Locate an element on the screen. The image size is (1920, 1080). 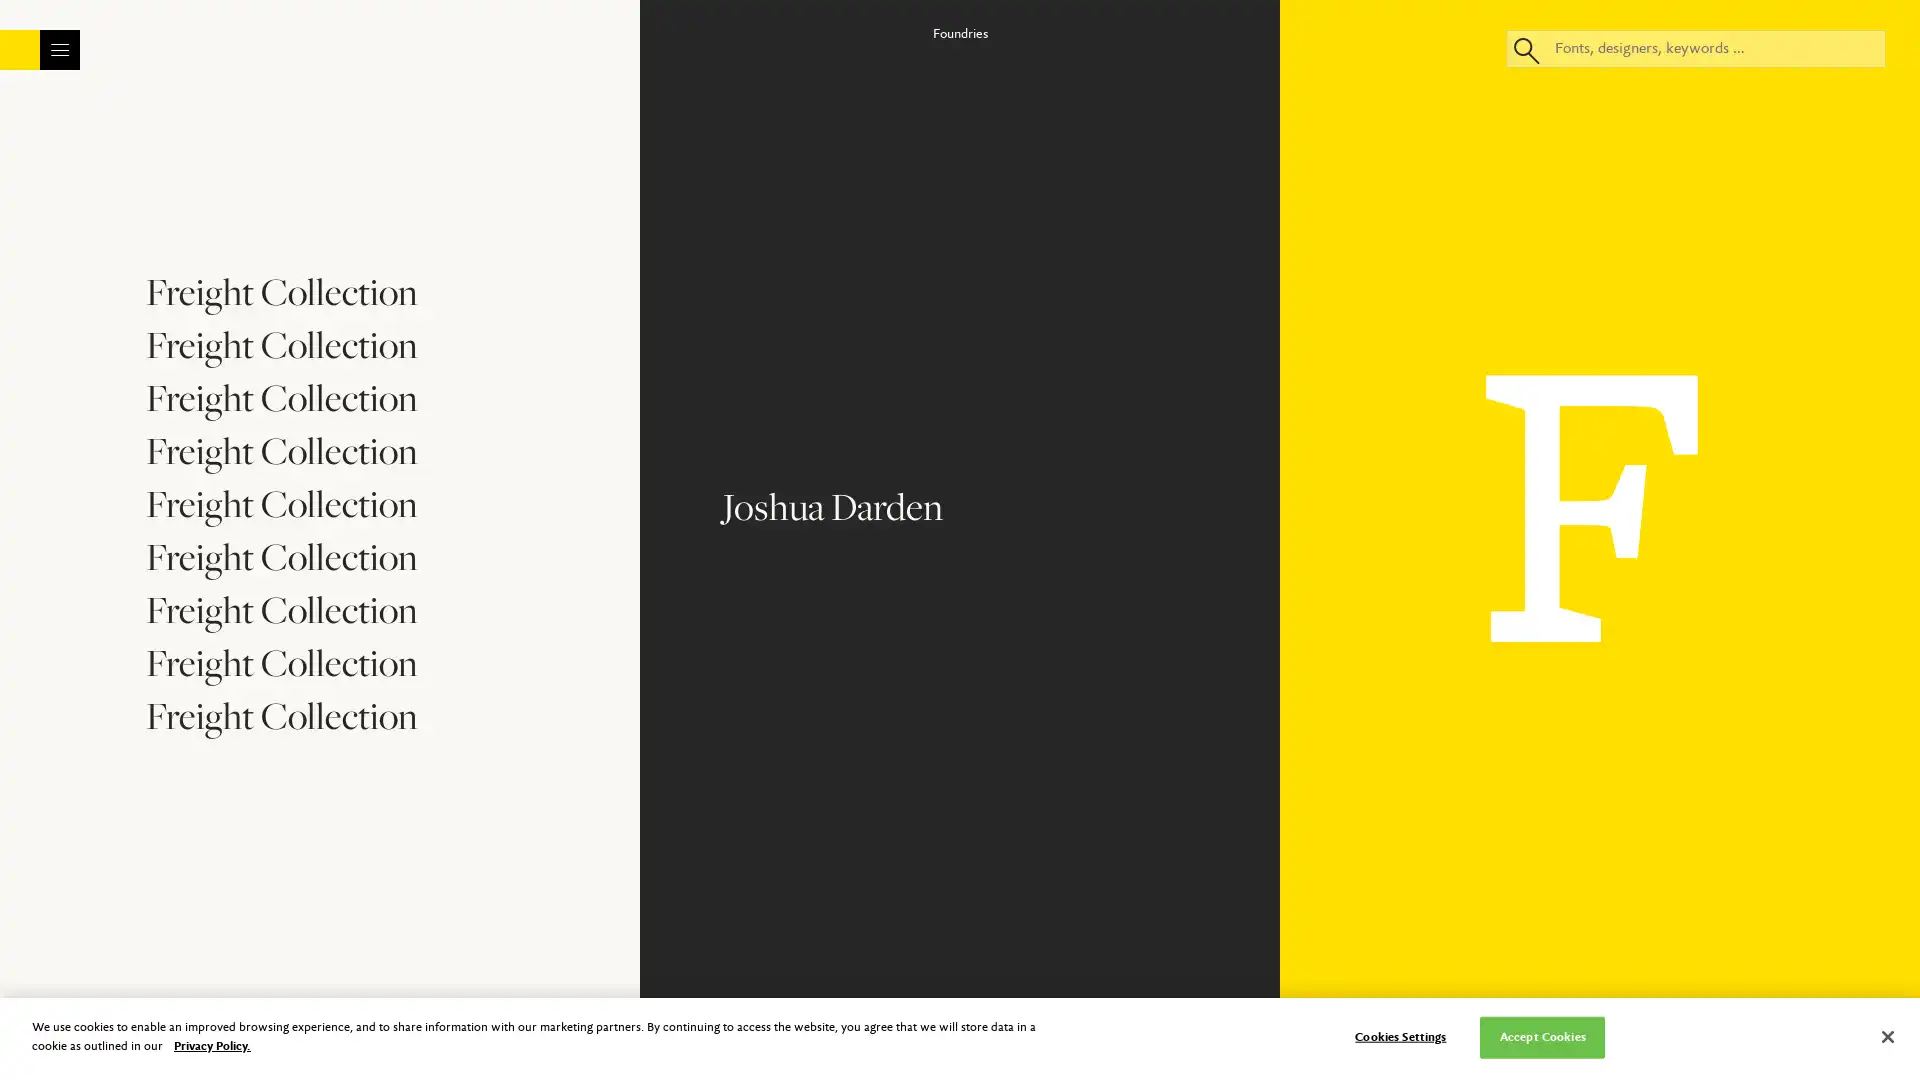
Cookies Settings is located at coordinates (1399, 1036).